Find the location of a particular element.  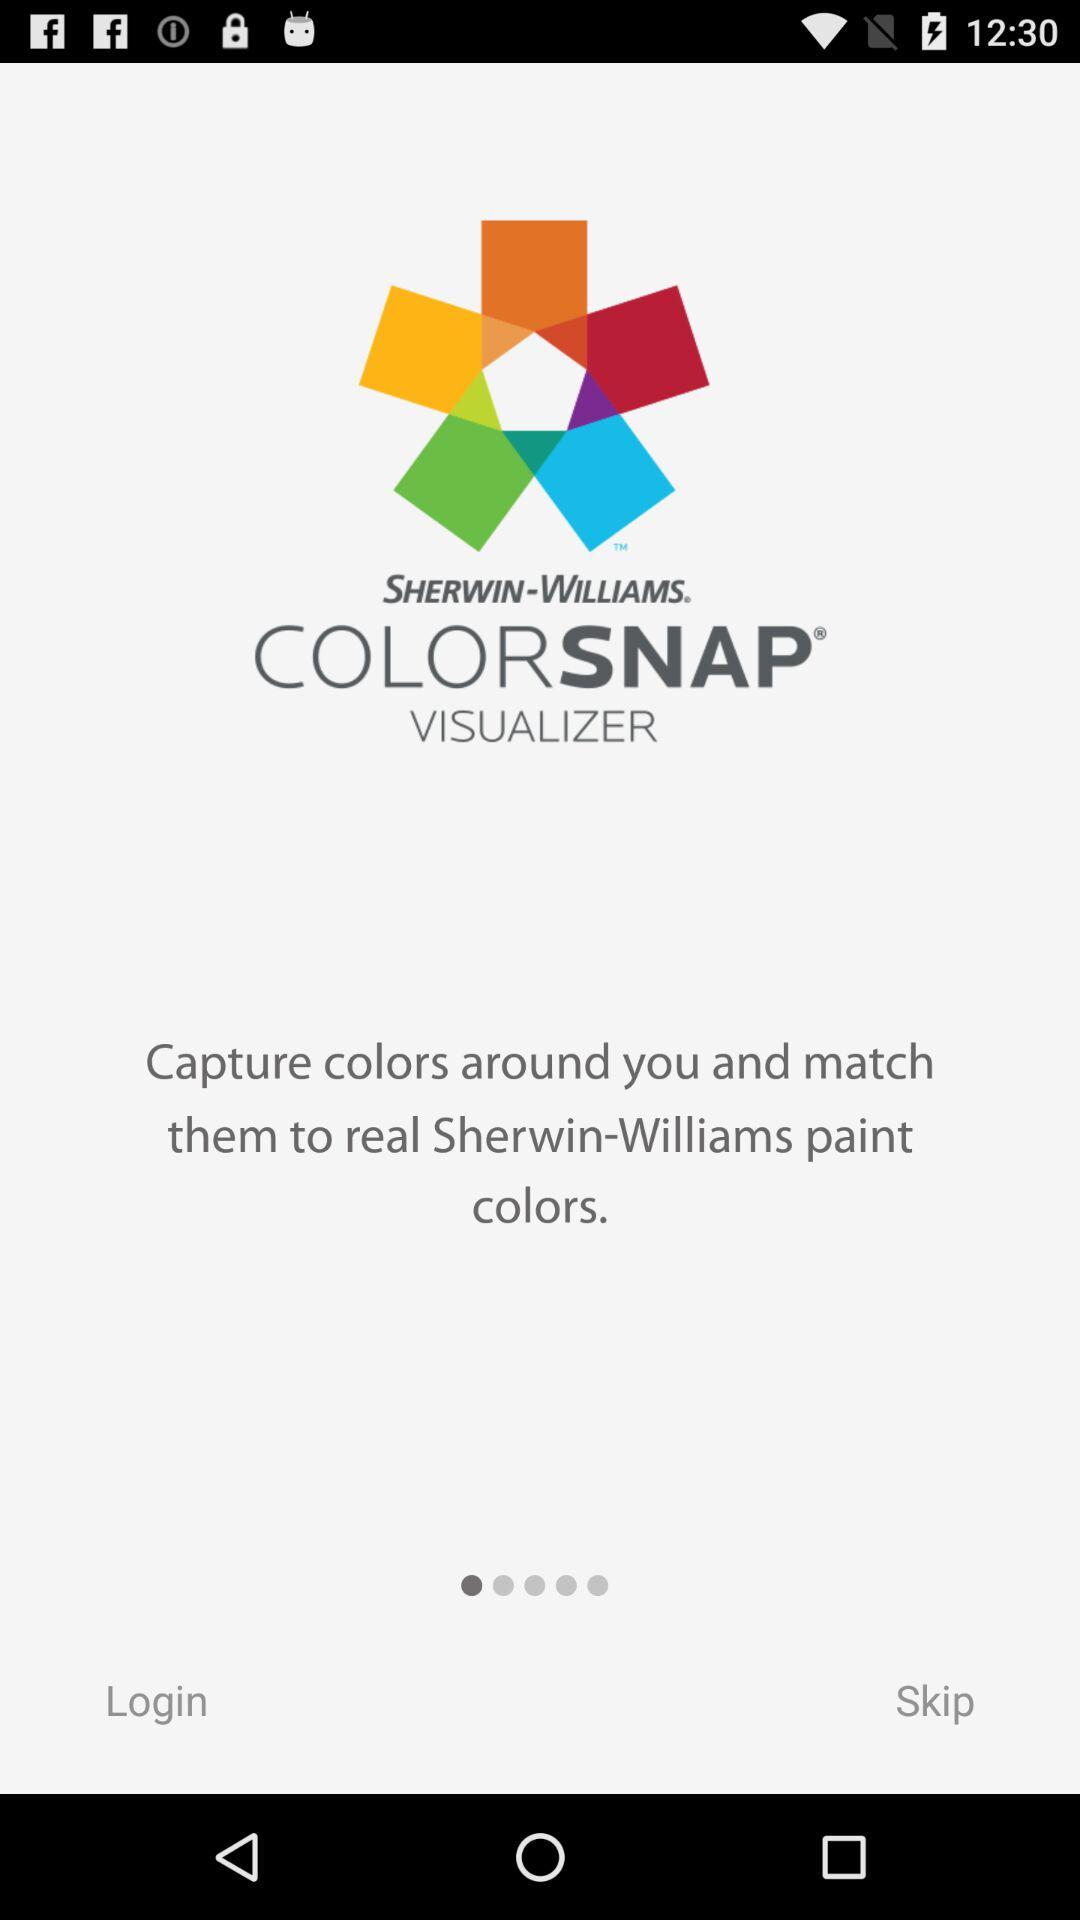

the login is located at coordinates (136, 1705).